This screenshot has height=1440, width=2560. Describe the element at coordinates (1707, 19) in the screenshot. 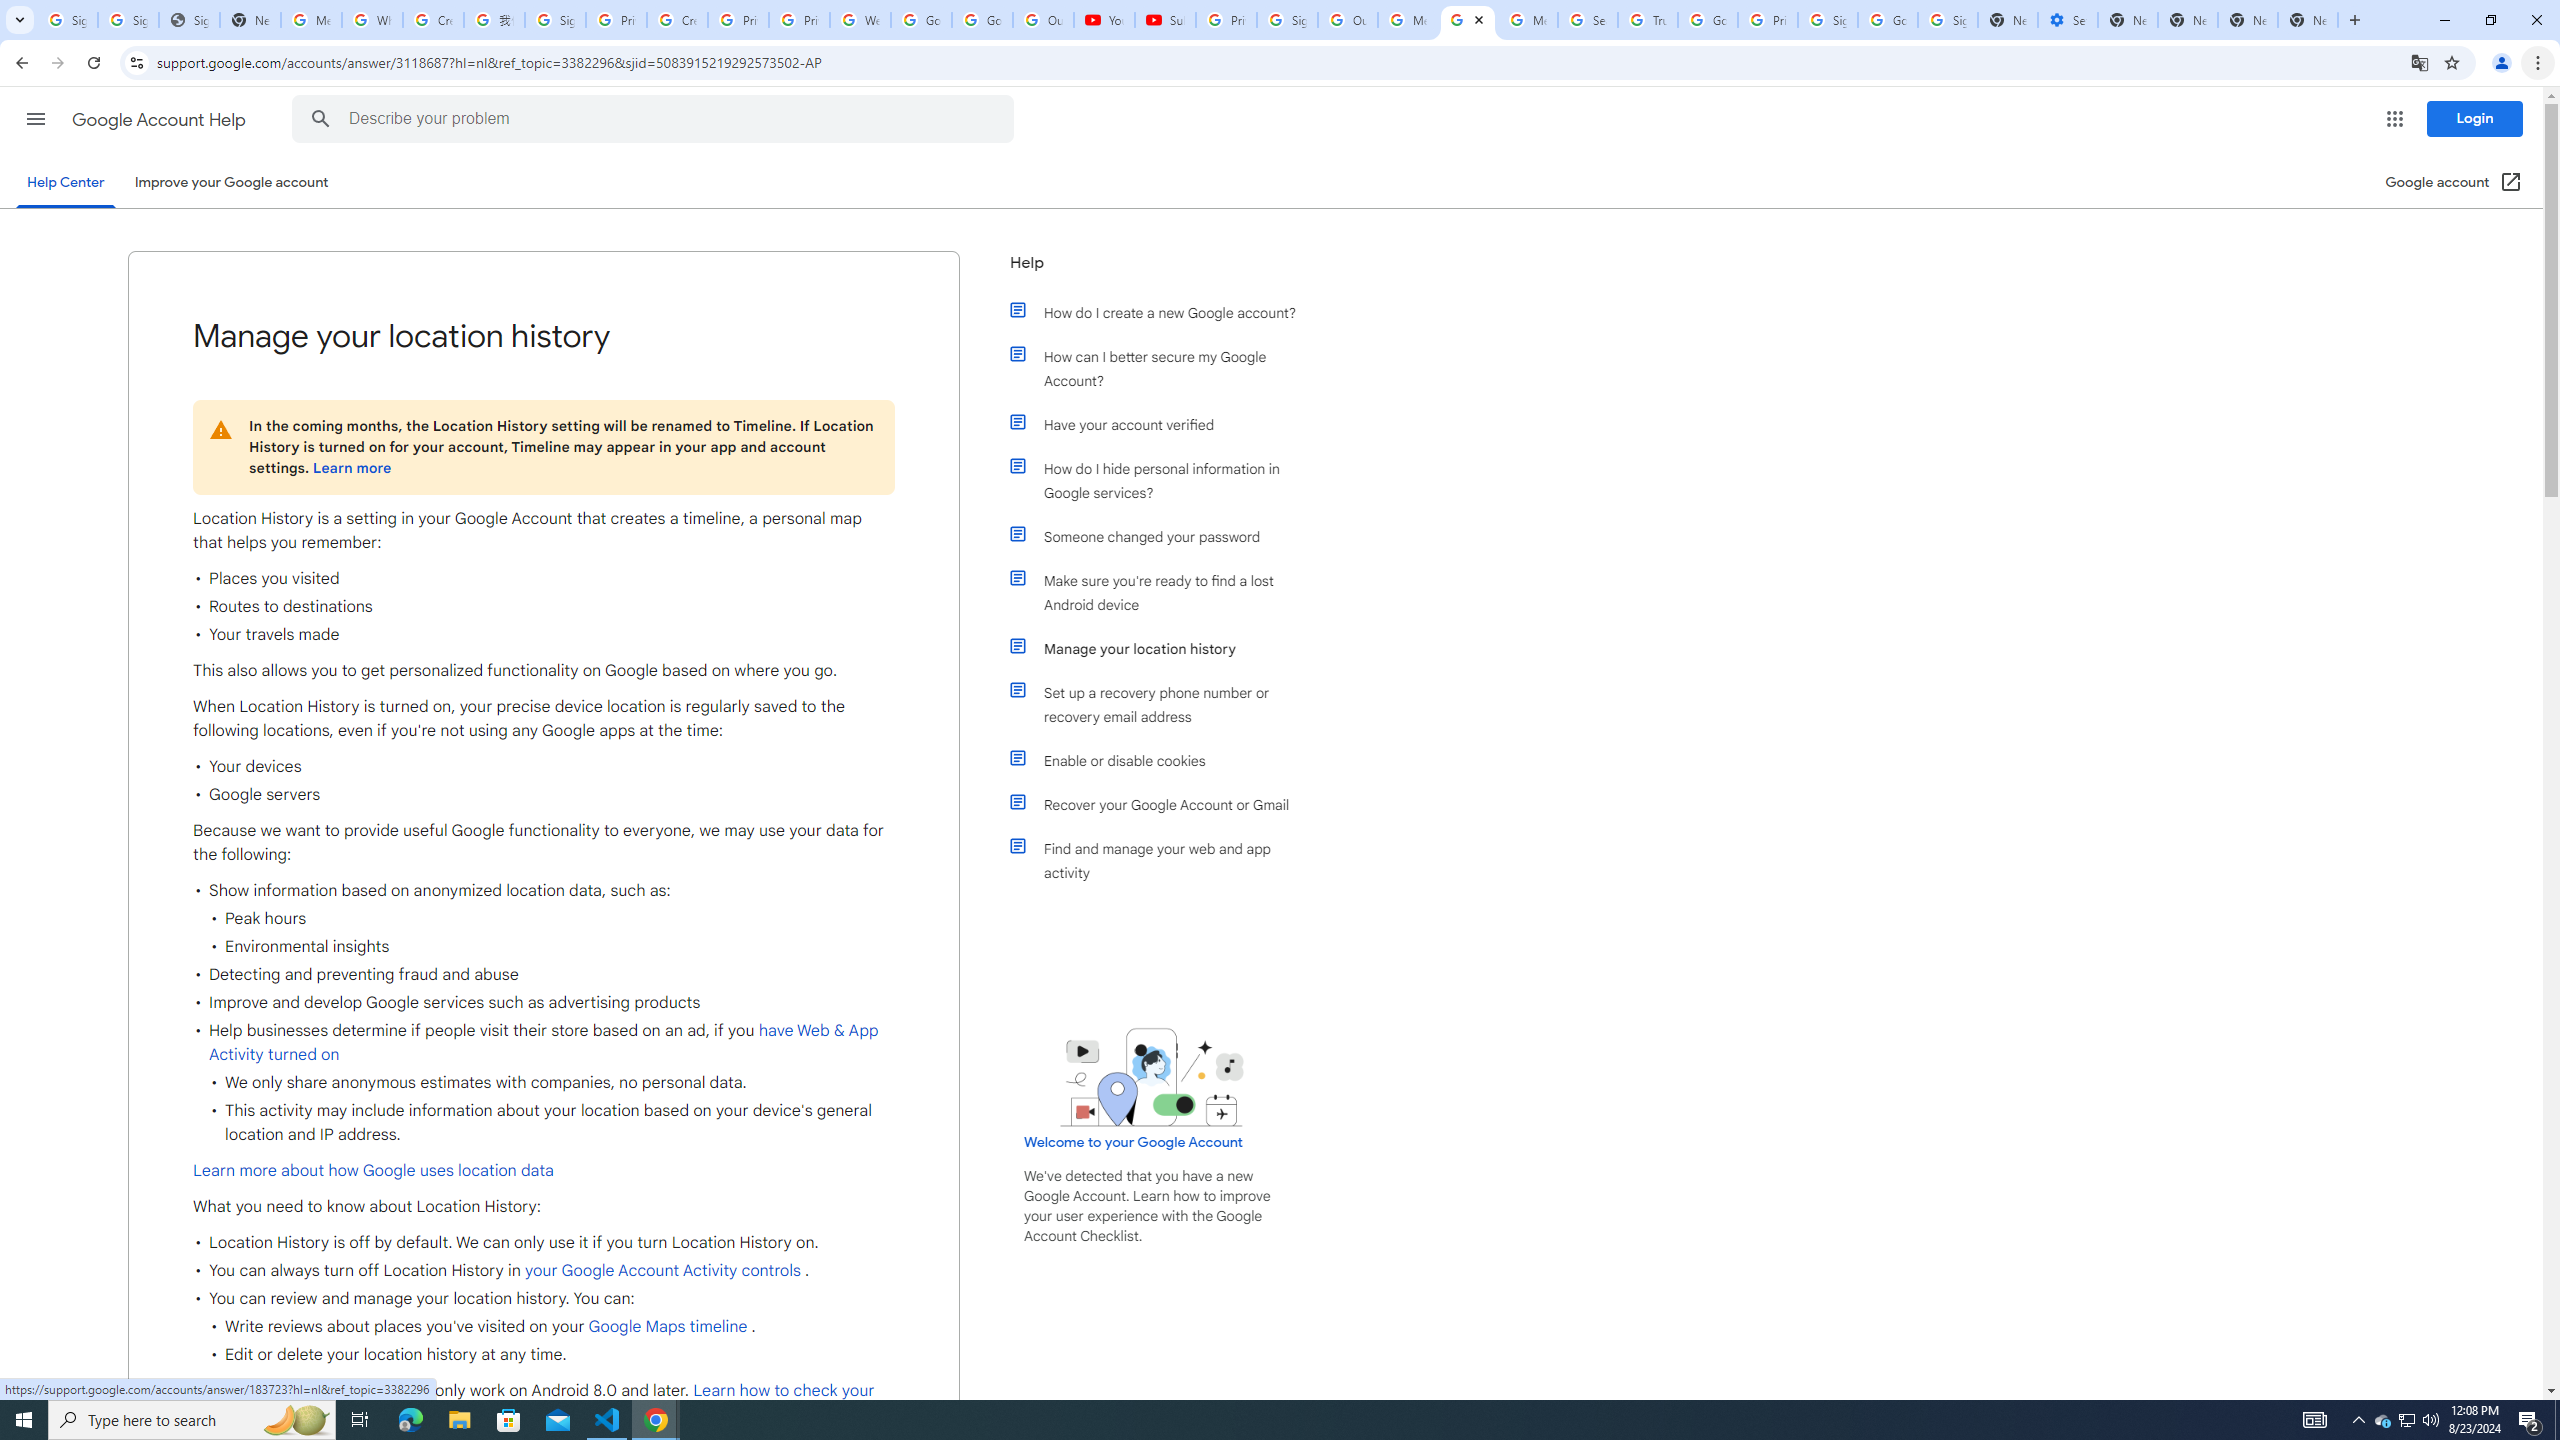

I see `'Google Ads - Sign in'` at that location.